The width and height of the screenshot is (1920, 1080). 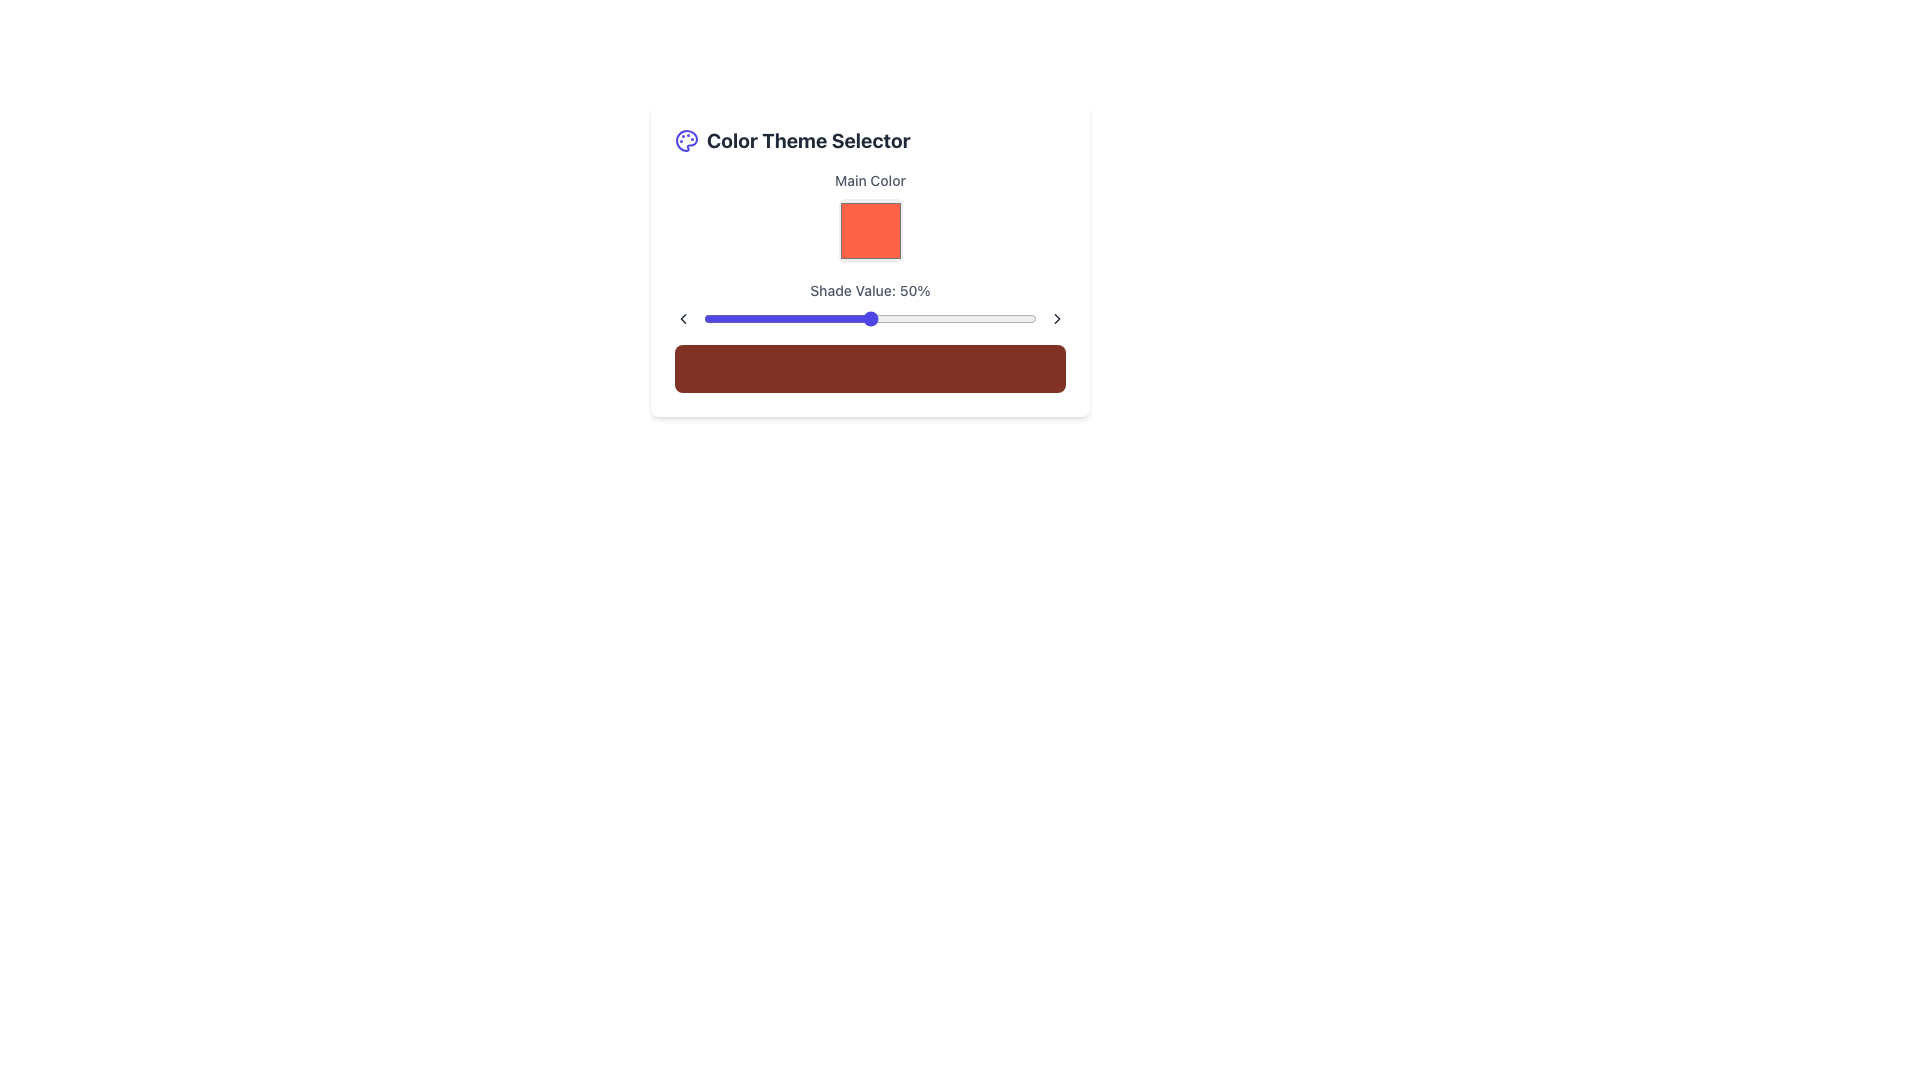 What do you see at coordinates (990, 318) in the screenshot?
I see `the shade value` at bounding box center [990, 318].